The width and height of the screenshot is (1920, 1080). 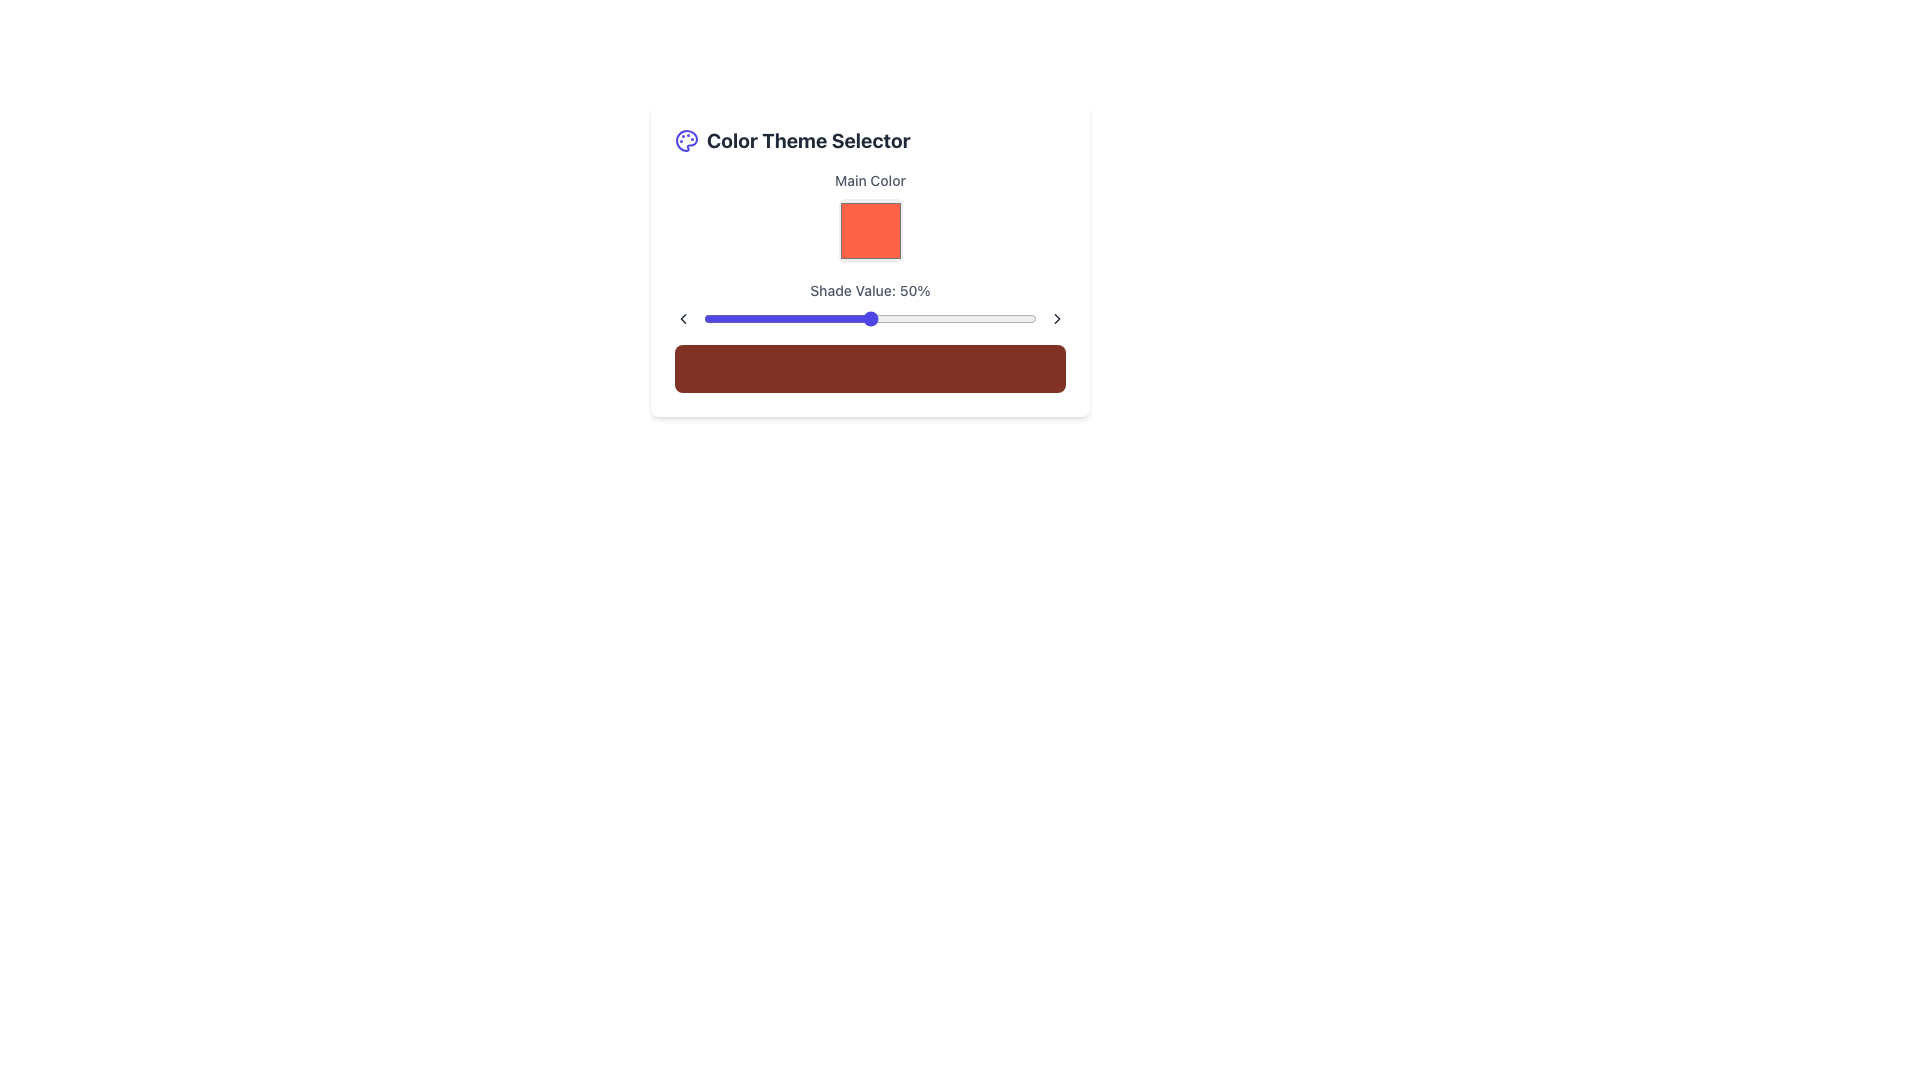 What do you see at coordinates (990, 318) in the screenshot?
I see `the shade value` at bounding box center [990, 318].